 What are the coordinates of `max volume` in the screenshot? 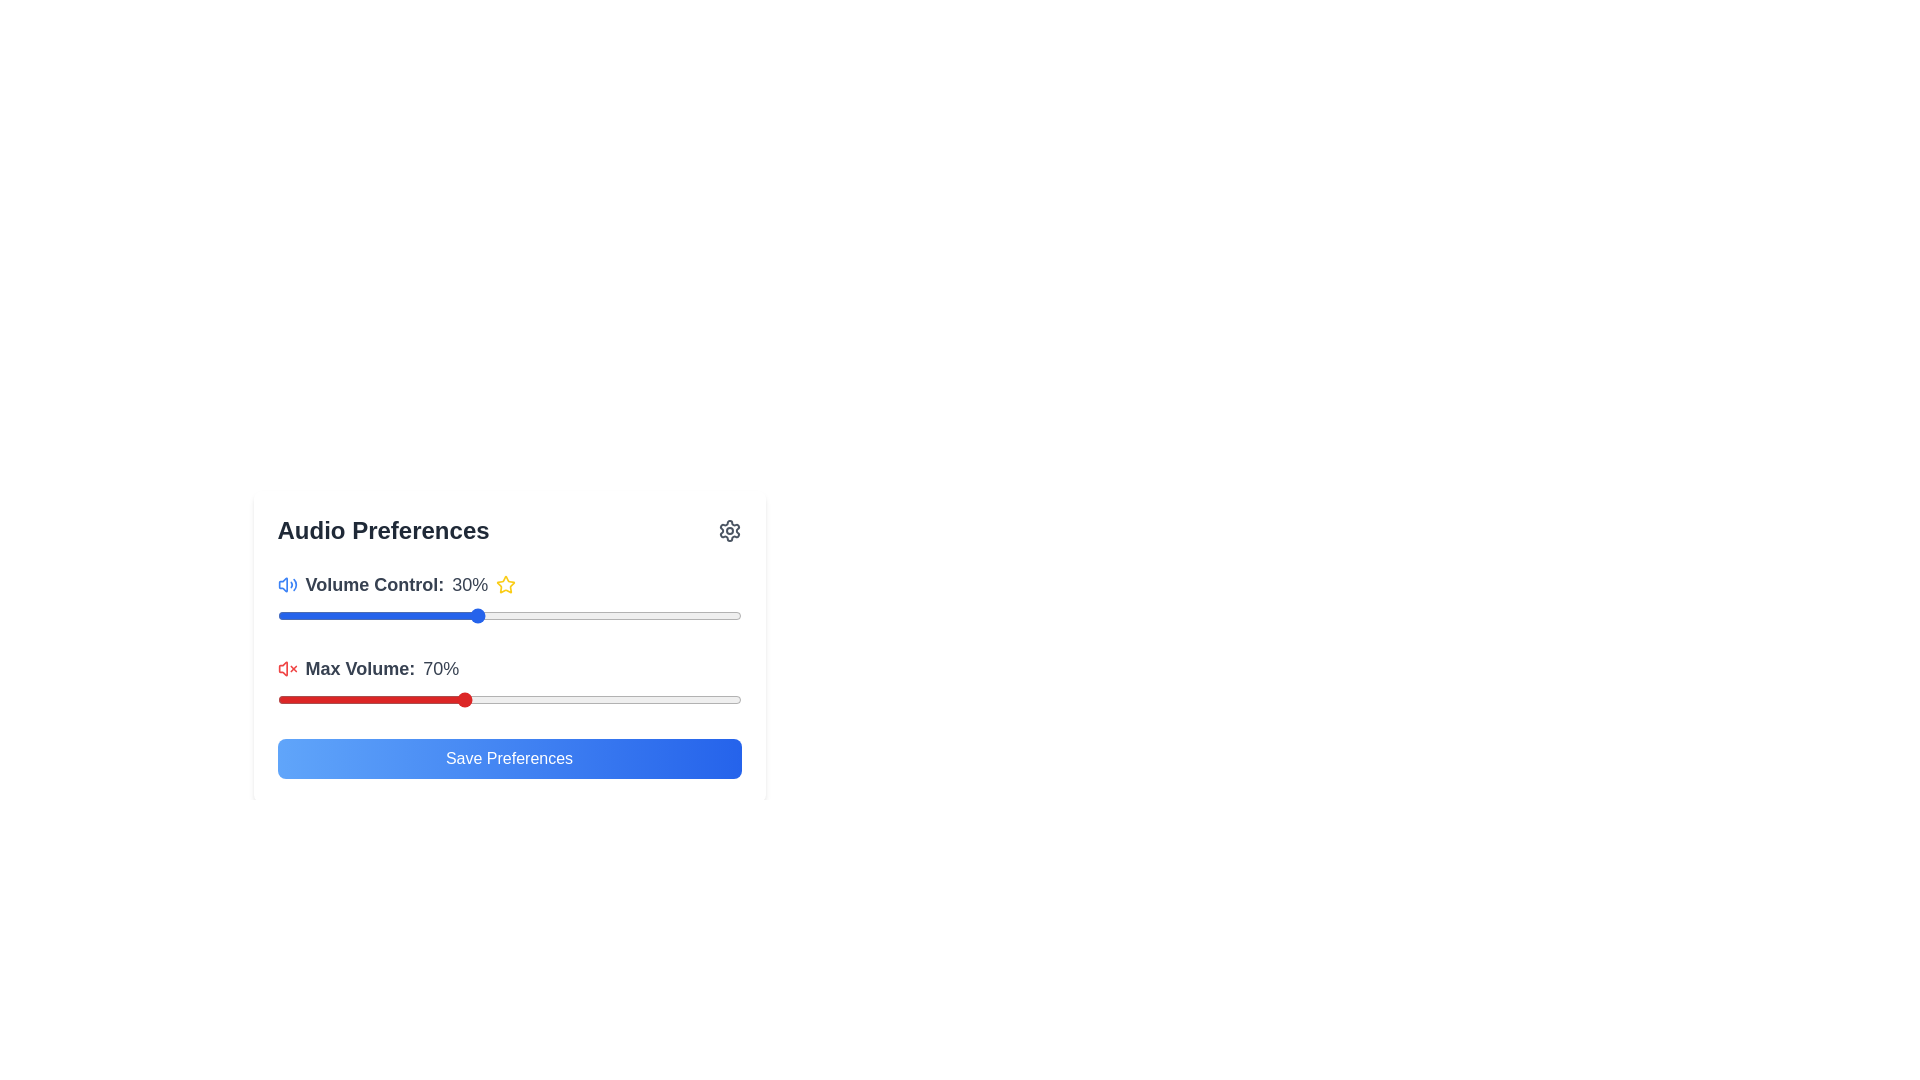 It's located at (592, 698).